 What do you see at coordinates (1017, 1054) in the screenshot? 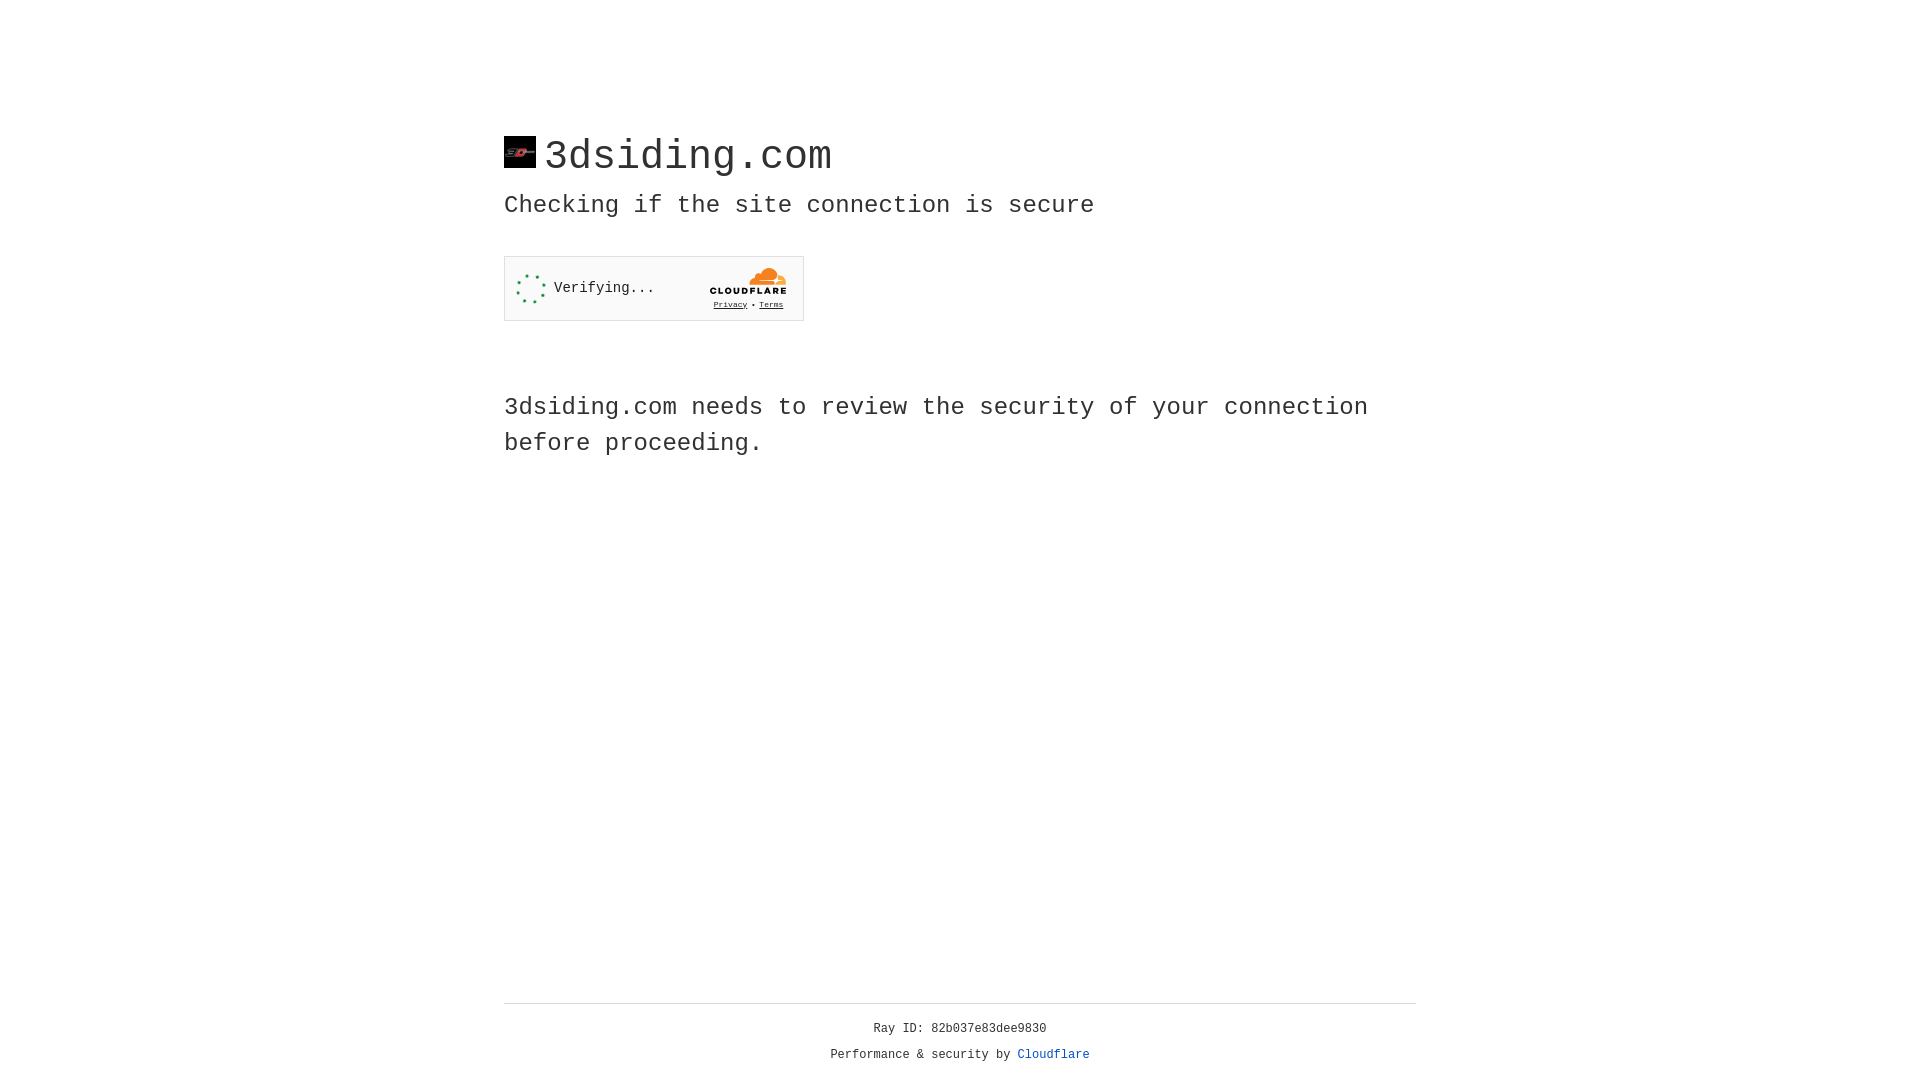
I see `'Cloudflare'` at bounding box center [1017, 1054].